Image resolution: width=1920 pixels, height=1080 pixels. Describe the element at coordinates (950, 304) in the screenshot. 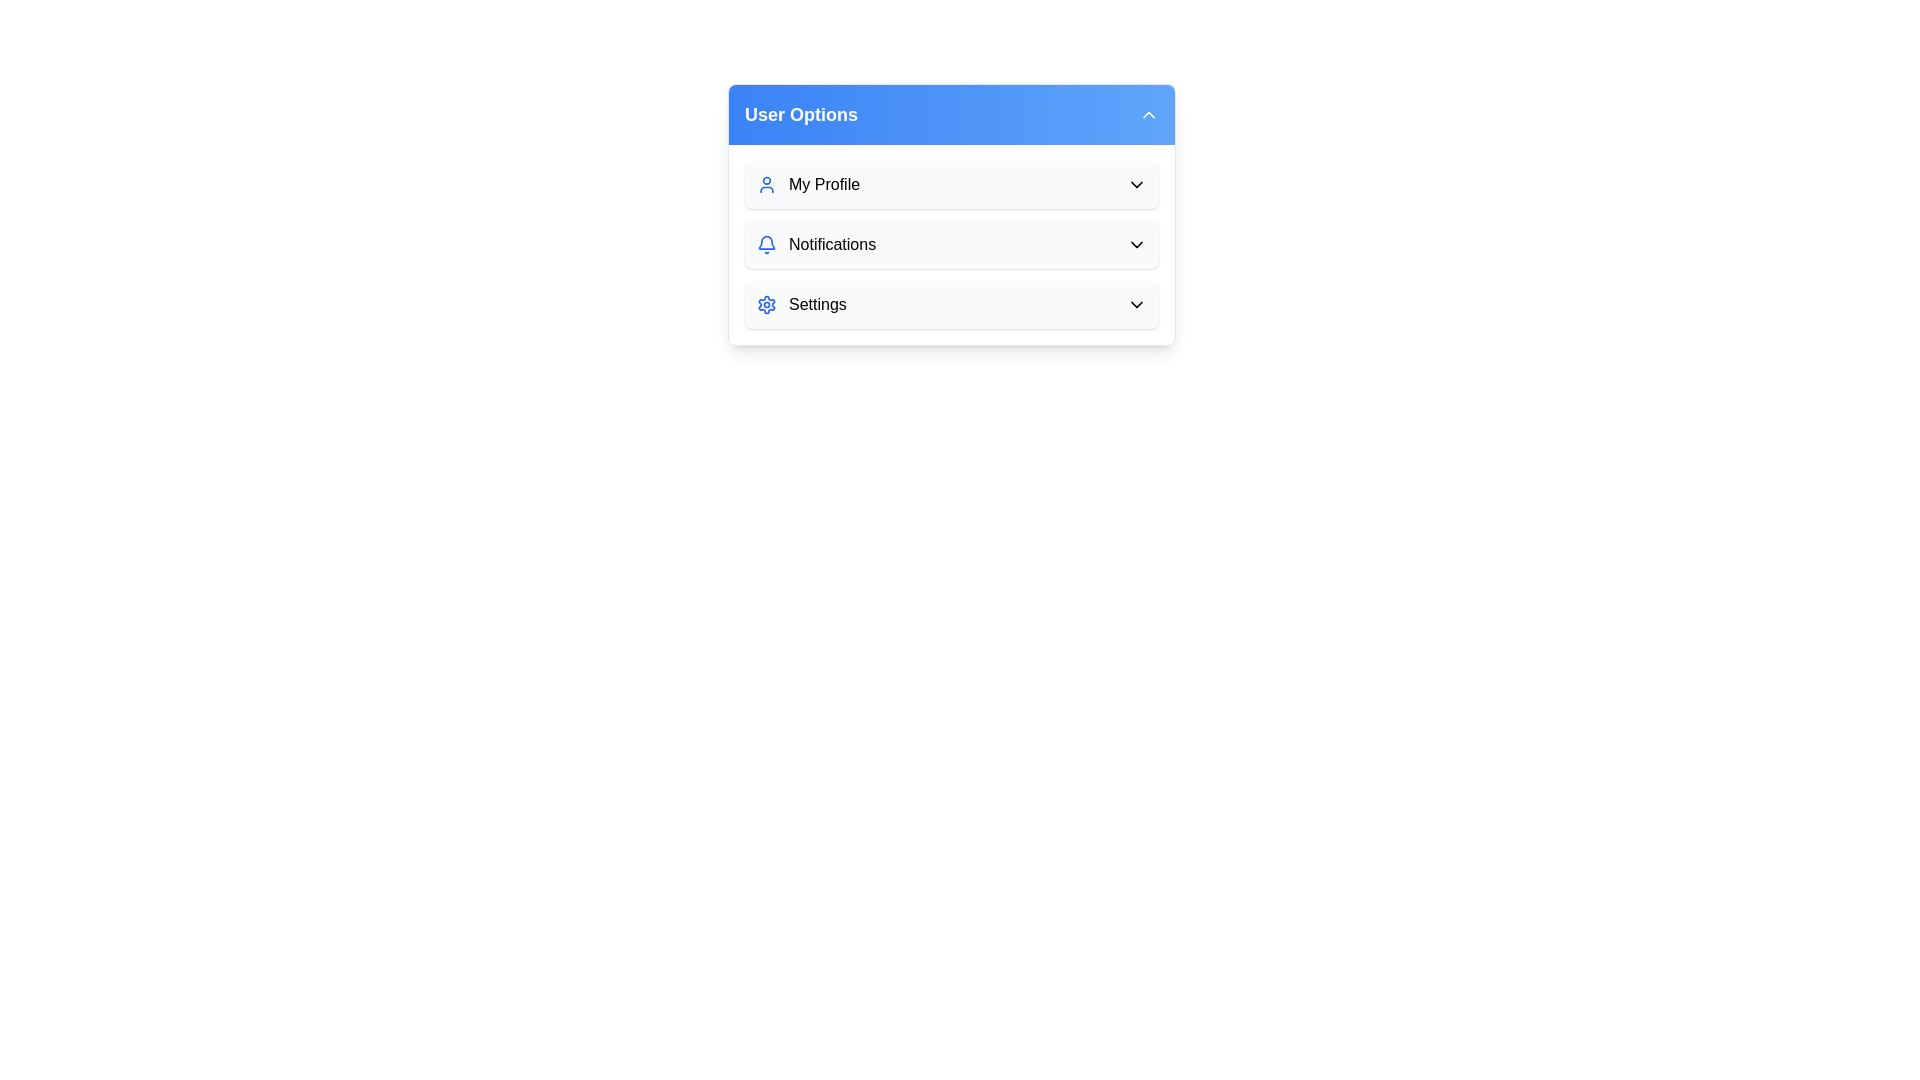

I see `the third row item in the 'User Options' dropdown menu` at that location.